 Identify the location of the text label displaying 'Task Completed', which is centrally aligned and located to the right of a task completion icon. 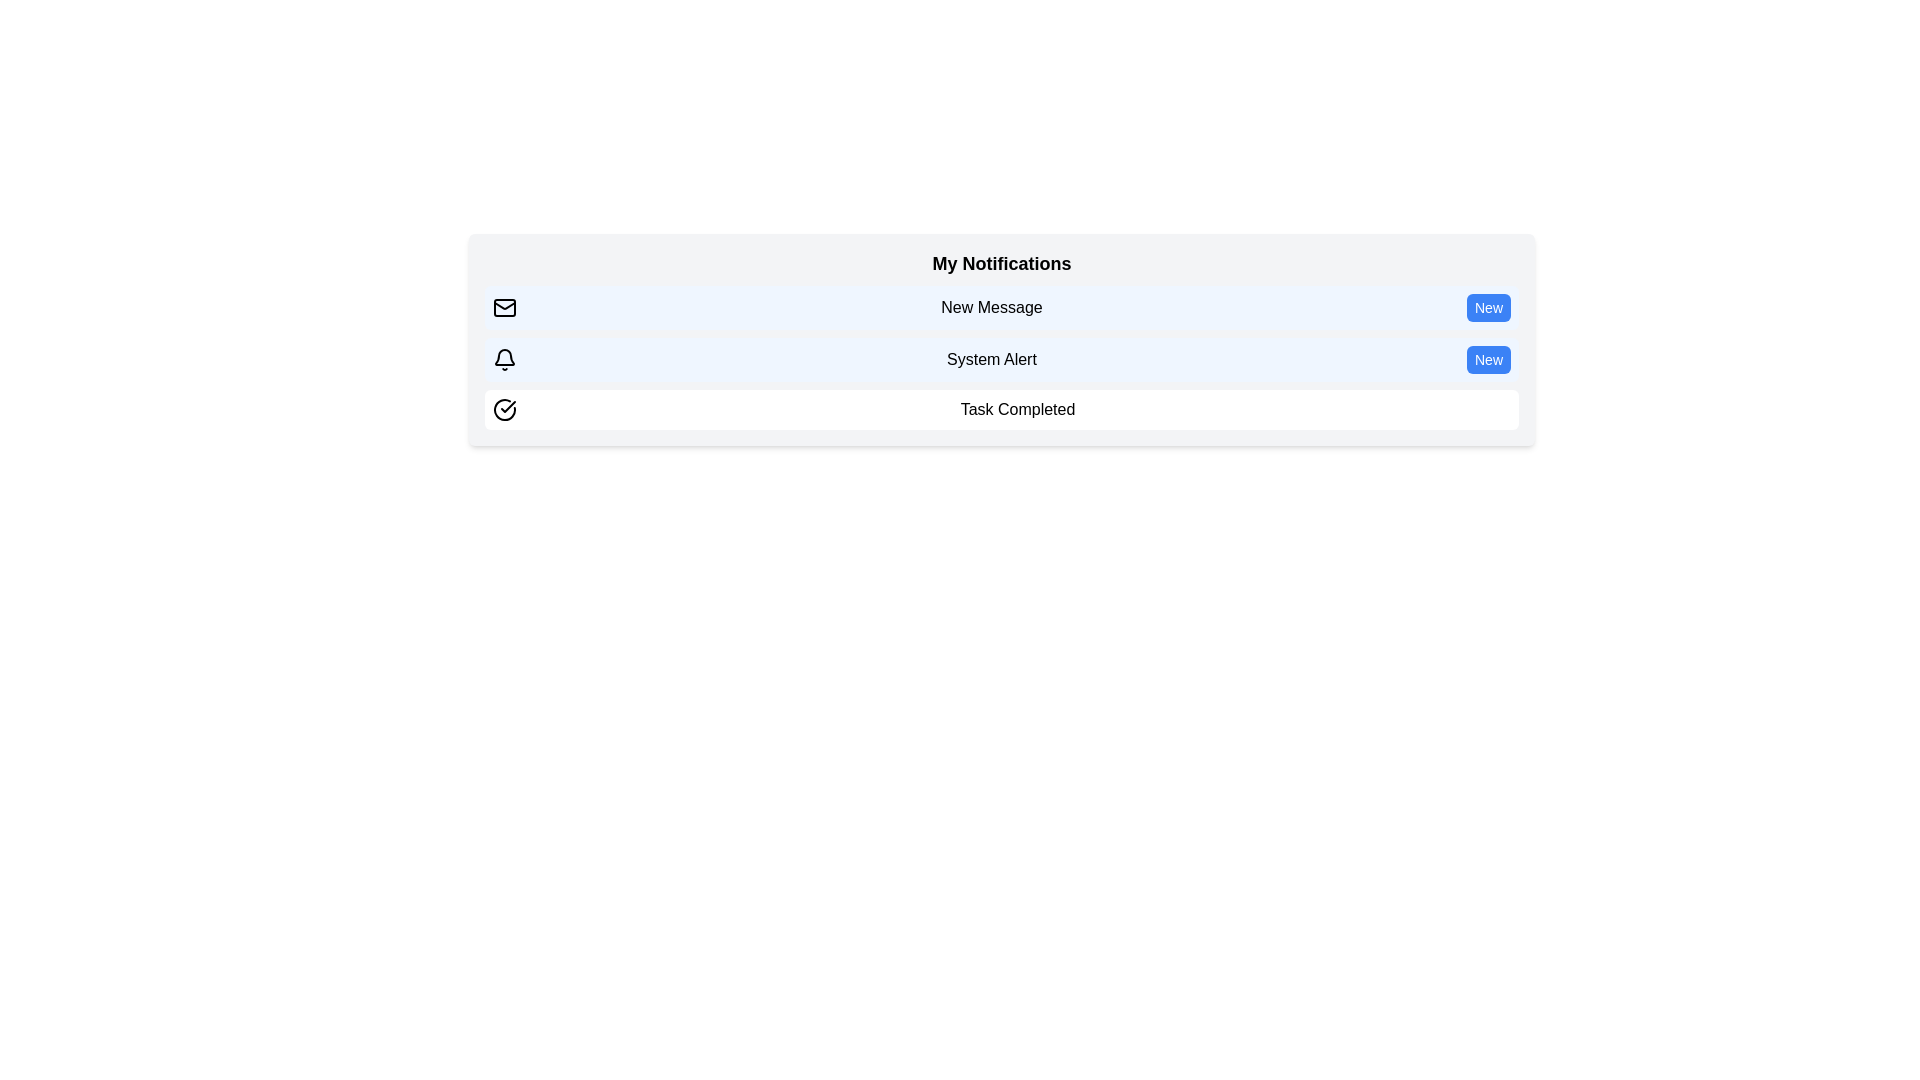
(1017, 408).